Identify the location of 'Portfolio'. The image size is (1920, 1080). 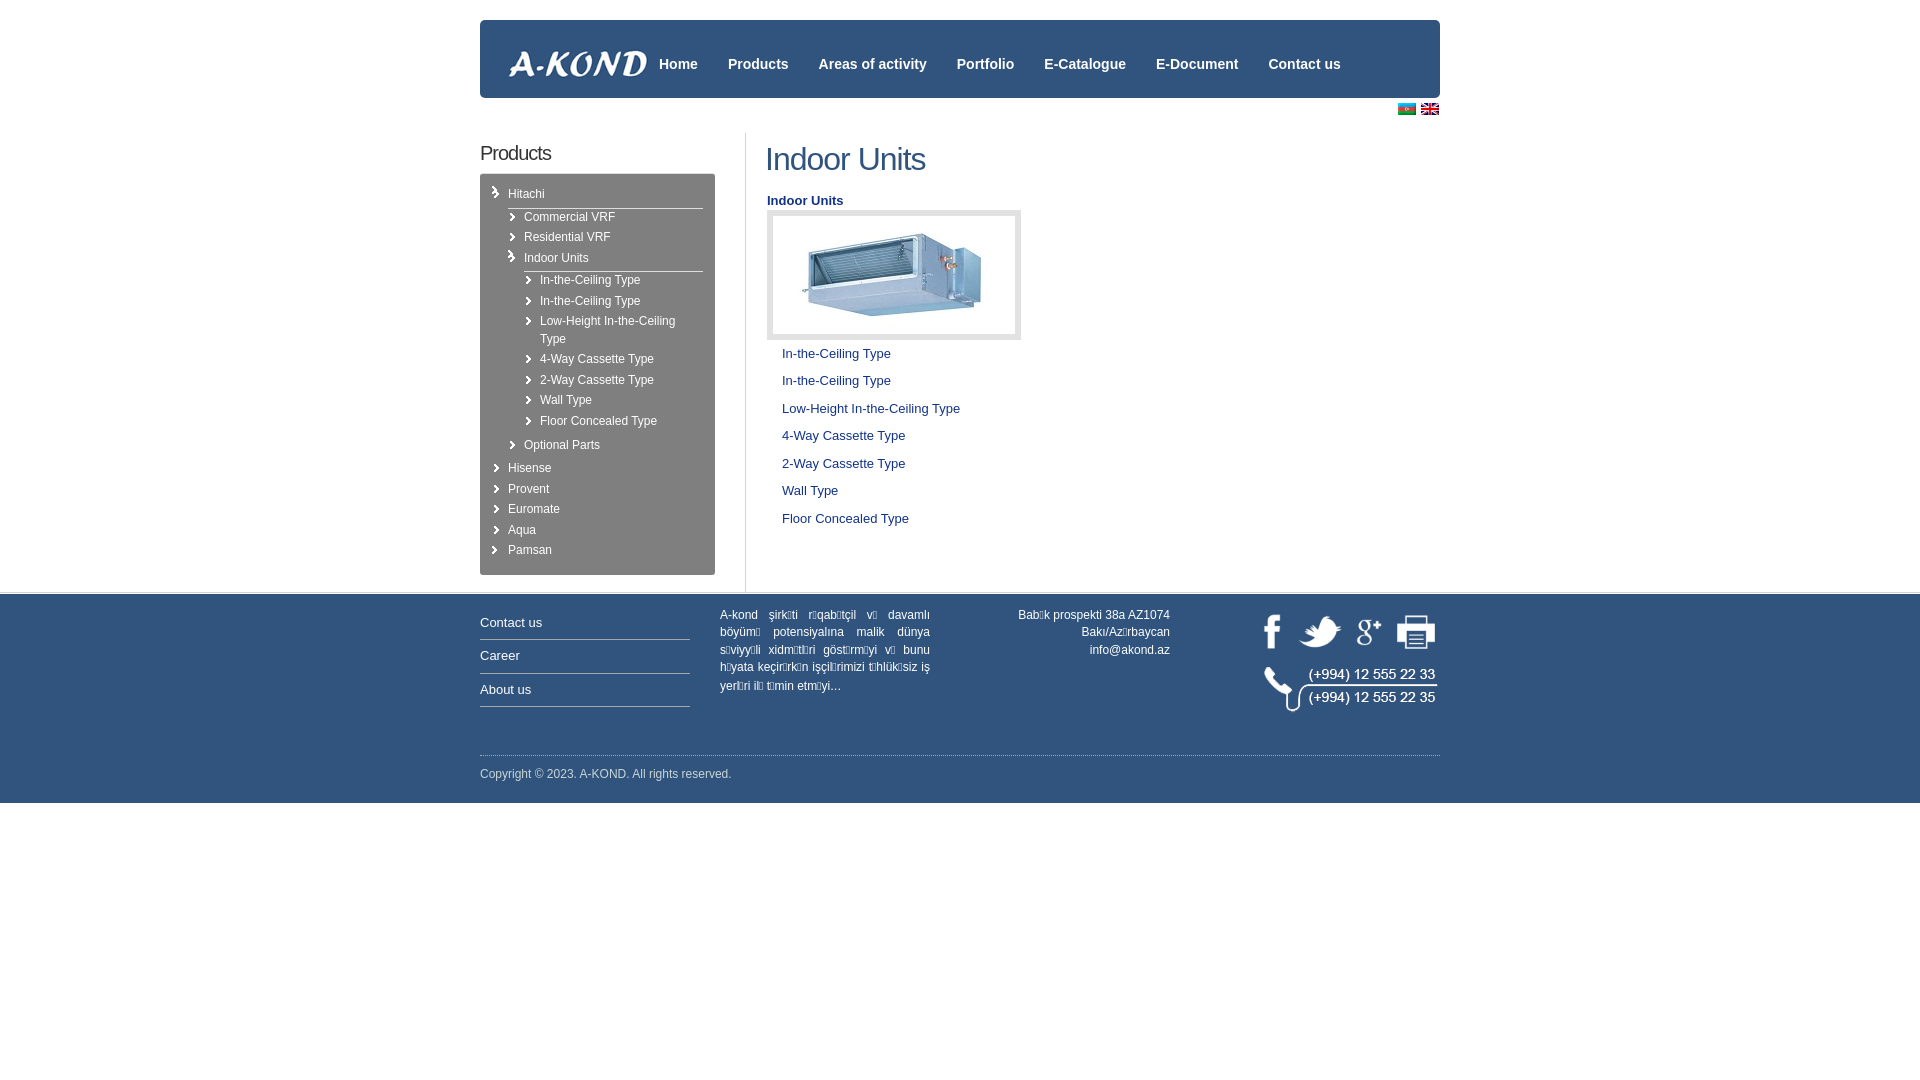
(985, 45).